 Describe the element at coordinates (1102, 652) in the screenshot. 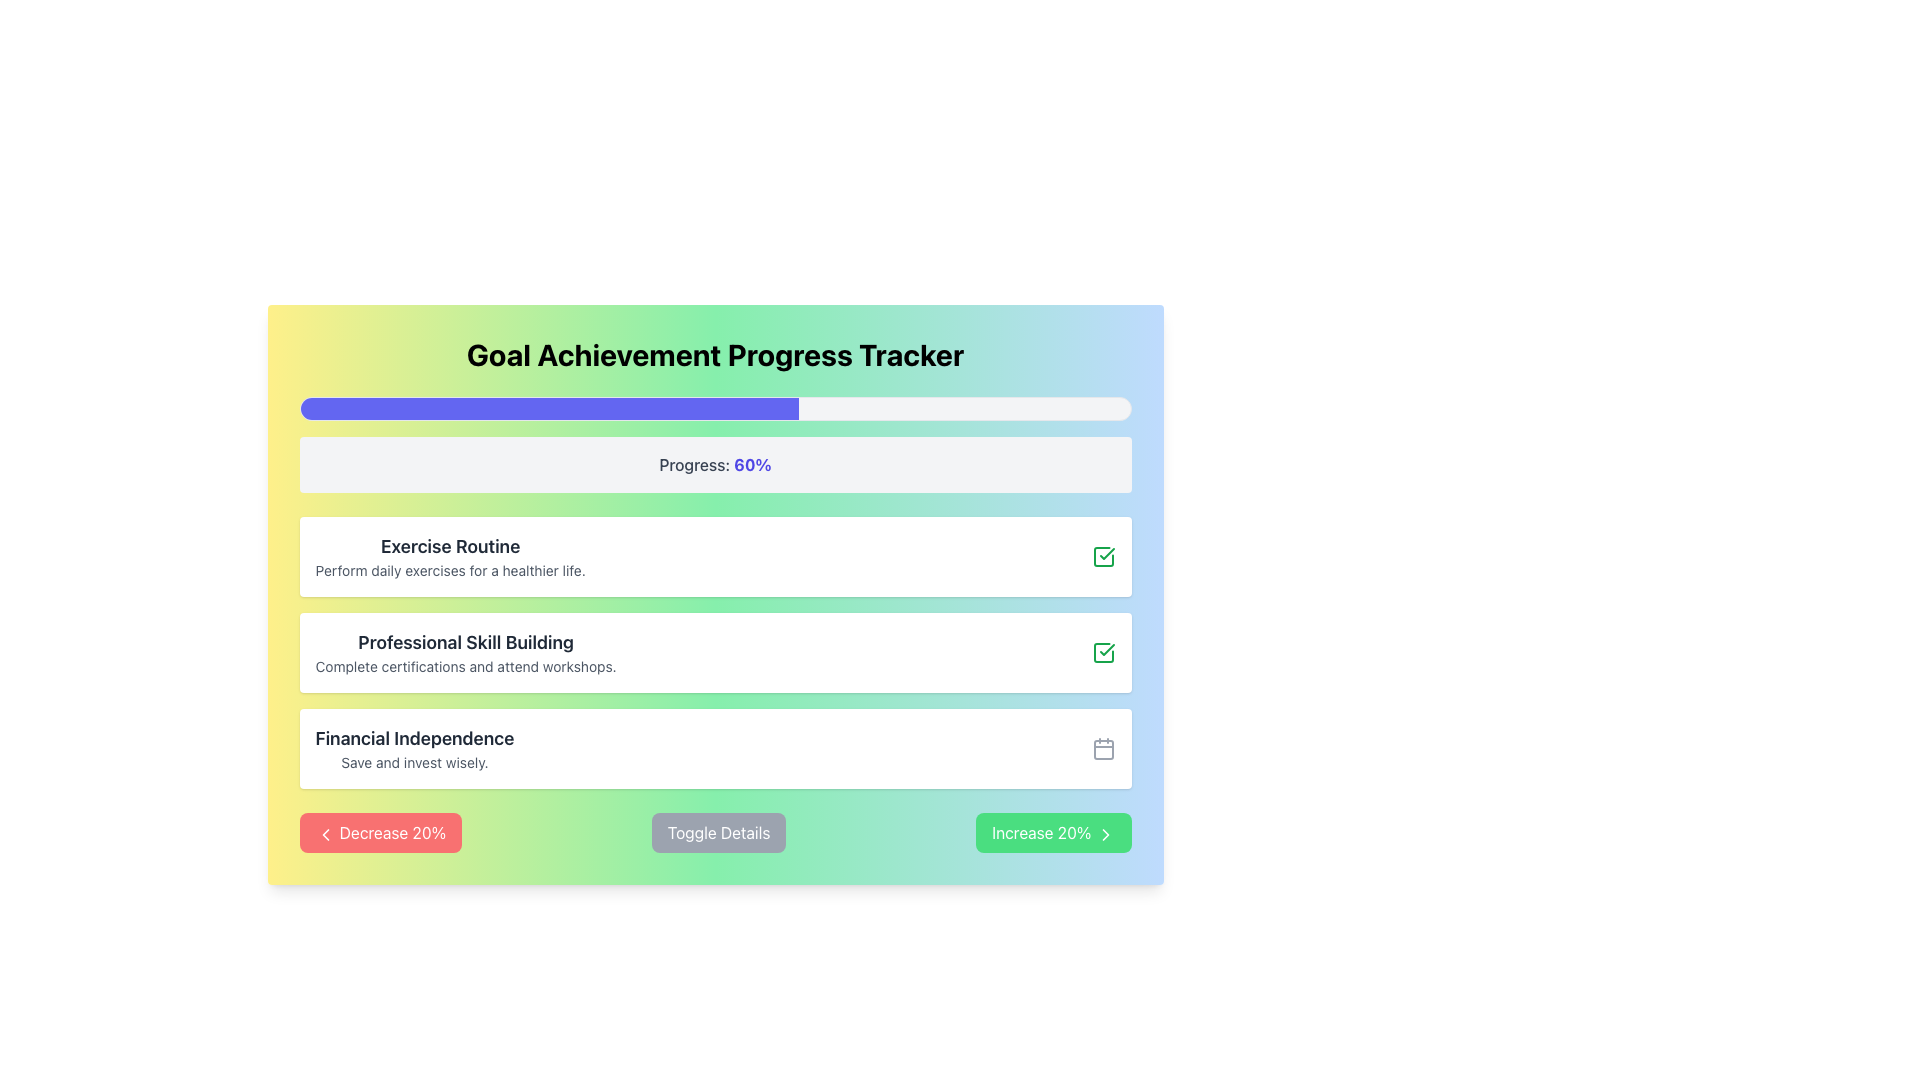

I see `the checkbox indicating task completion for 'Professional Skill Building' in the 'Goal Achievement Progress Tracker' section` at that location.